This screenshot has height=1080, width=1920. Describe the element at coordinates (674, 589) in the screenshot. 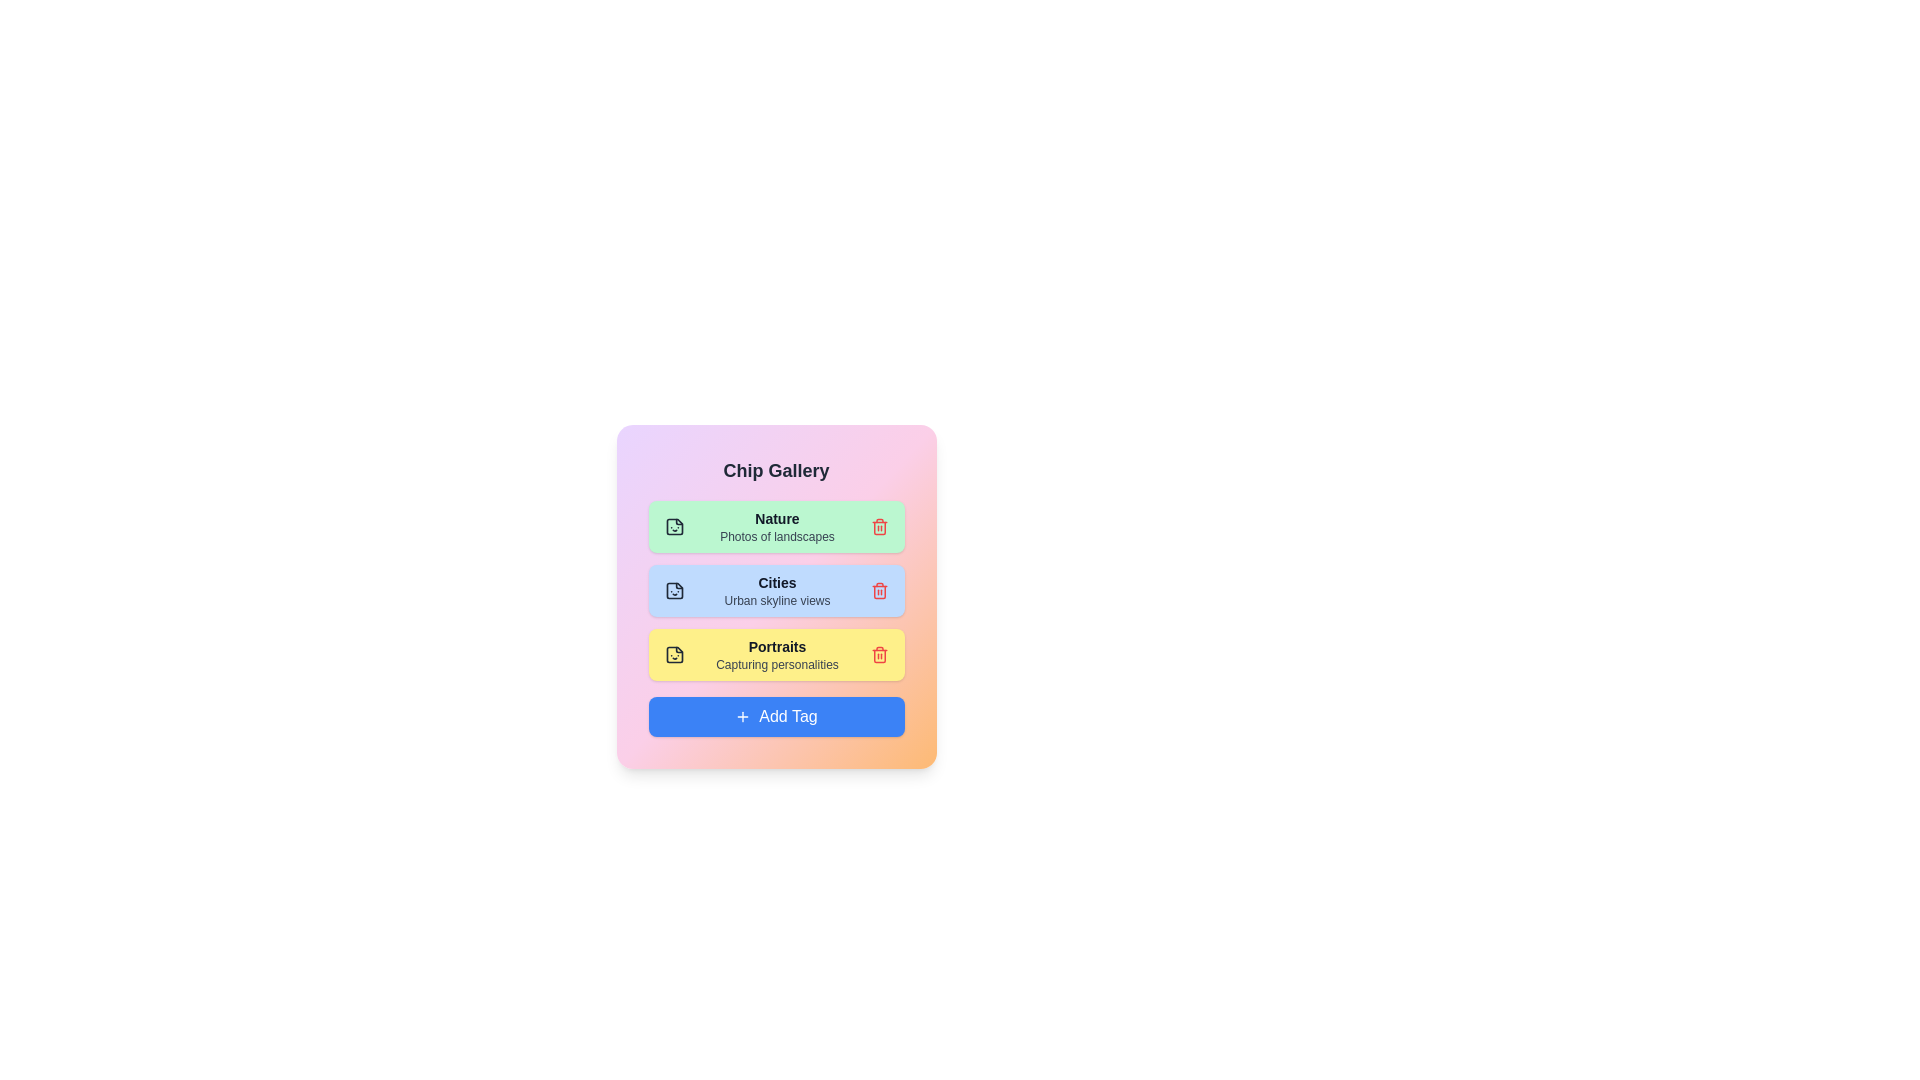

I see `the sticker icon of the tag labeled Cities` at that location.